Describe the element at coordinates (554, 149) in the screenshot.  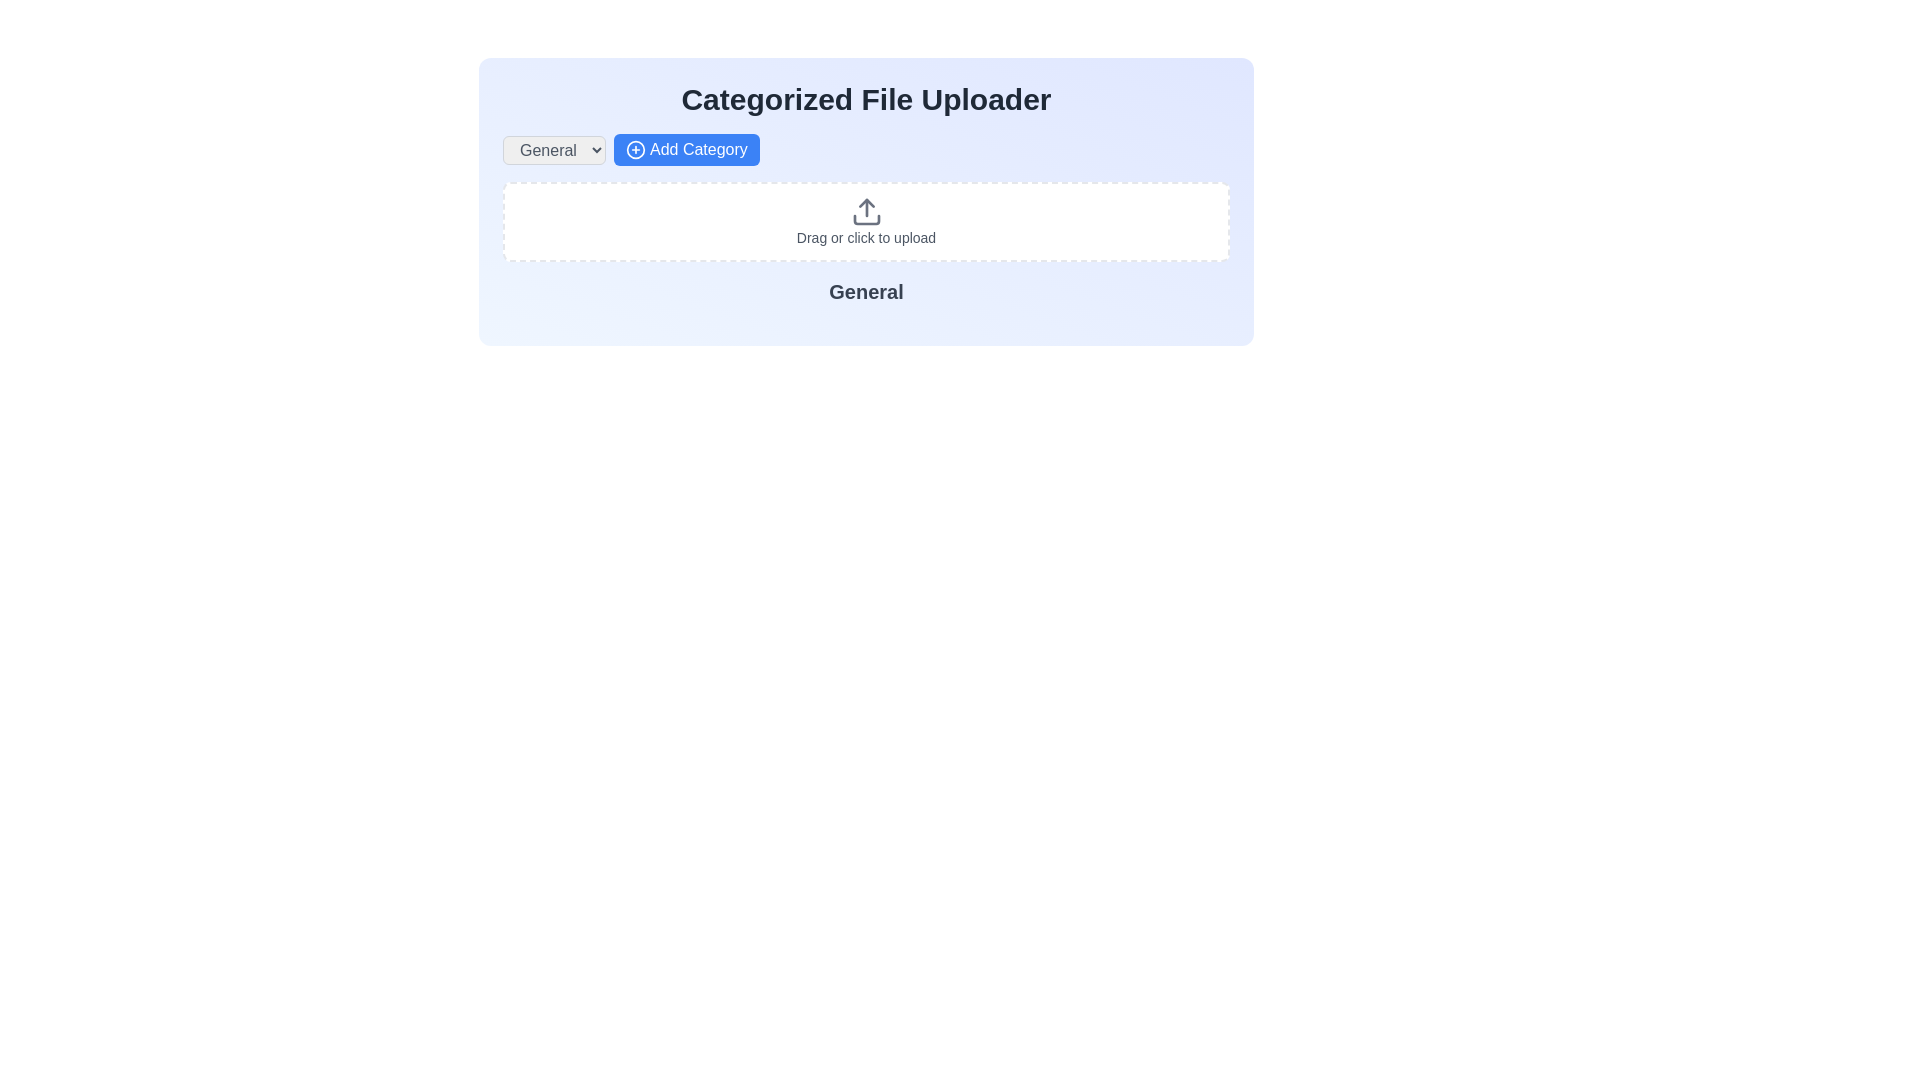
I see `the dropdown menu located at the top-left corner of the interface` at that location.